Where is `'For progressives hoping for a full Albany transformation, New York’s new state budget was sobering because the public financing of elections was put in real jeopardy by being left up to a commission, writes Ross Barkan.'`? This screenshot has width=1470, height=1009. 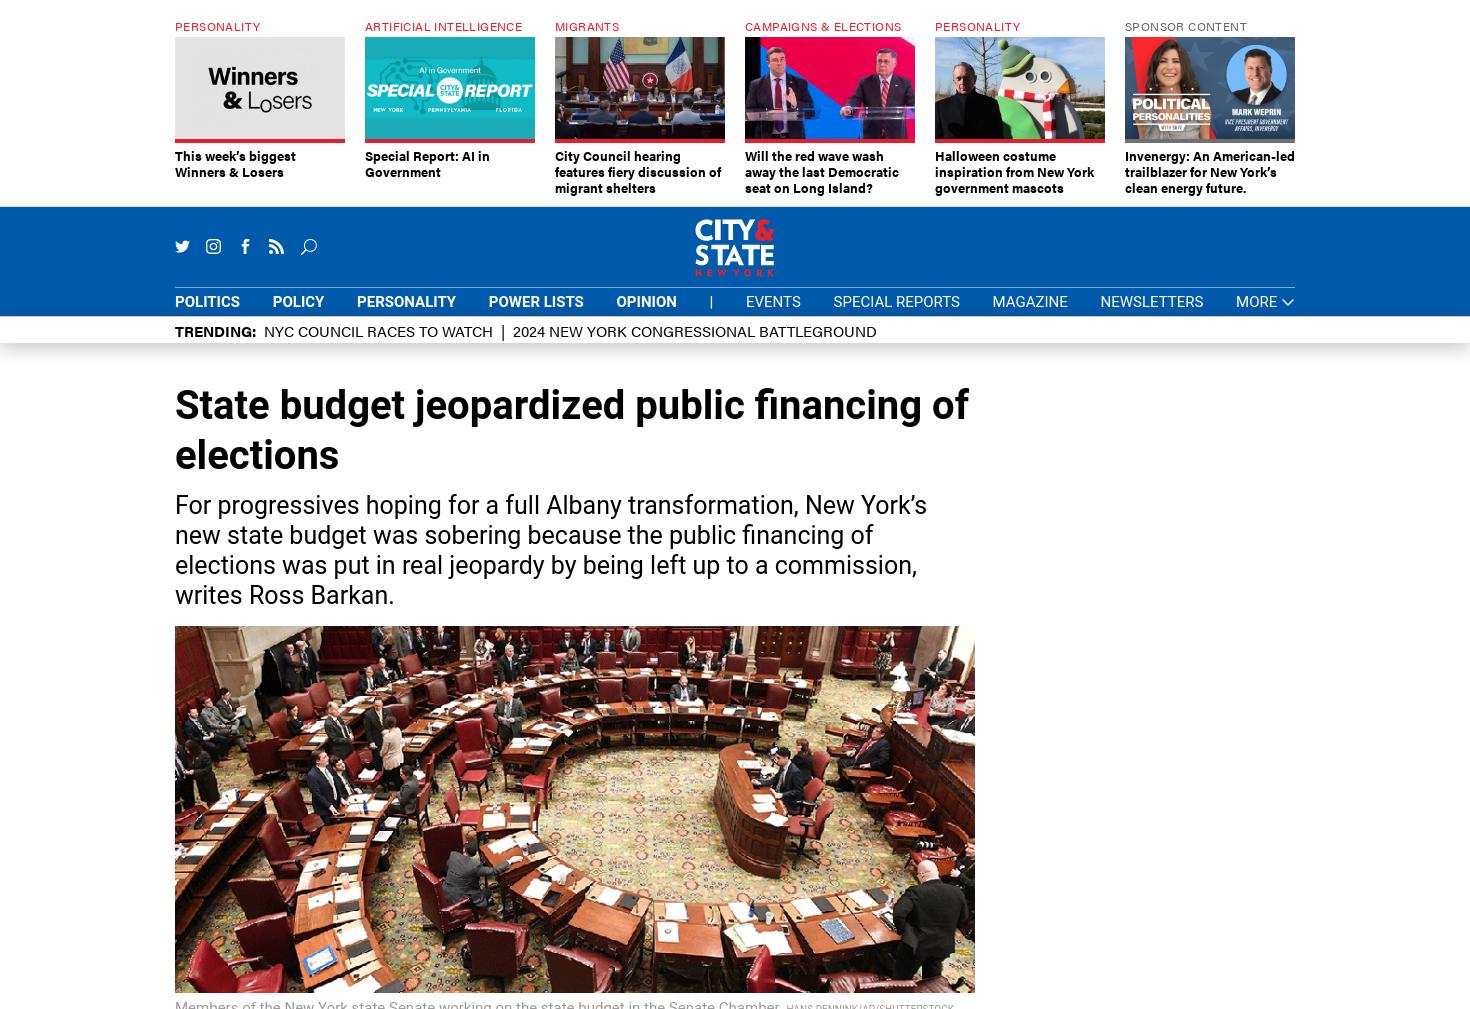
'For progressives hoping for a full Albany transformation, New York’s new state budget was sobering because the public financing of elections was put in real jeopardy by being left up to a commission, writes Ross Barkan.' is located at coordinates (549, 550).